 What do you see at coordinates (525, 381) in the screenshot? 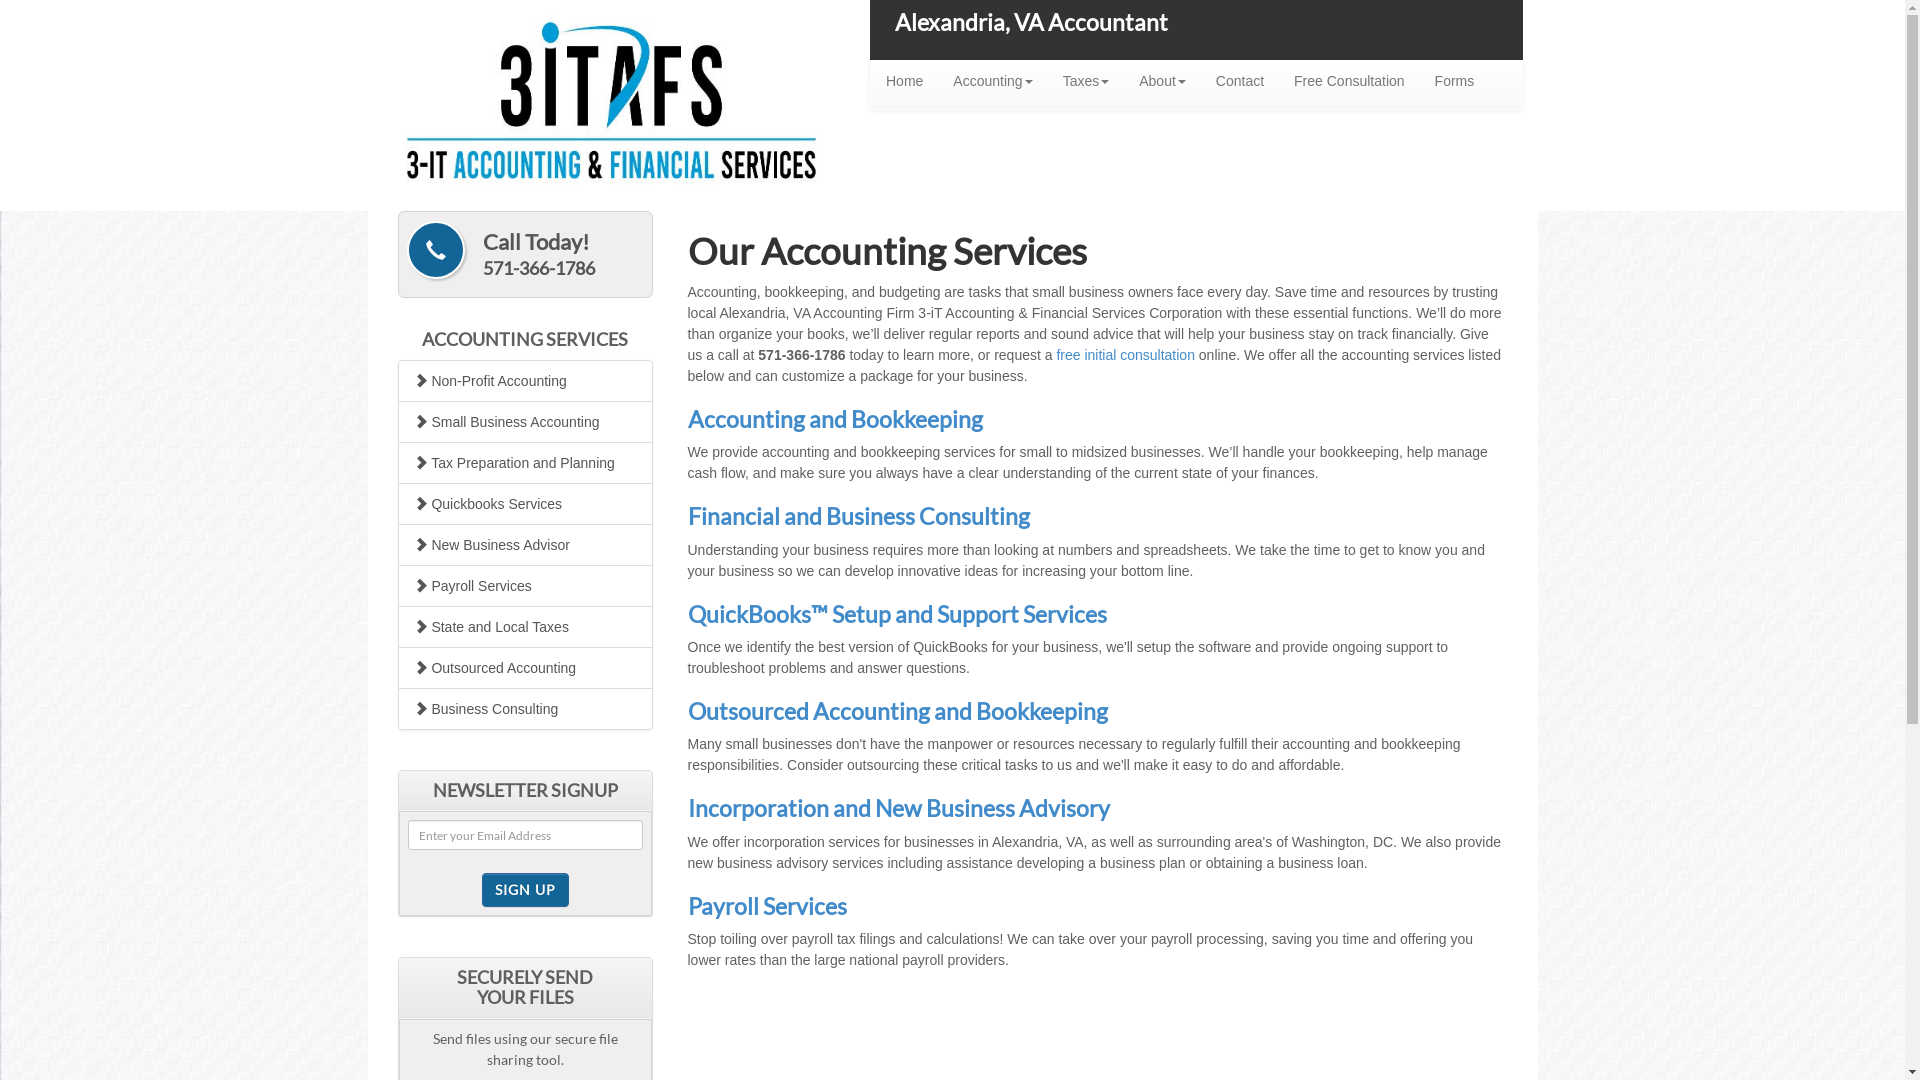
I see `' Non-Profit Accounting'` at bounding box center [525, 381].